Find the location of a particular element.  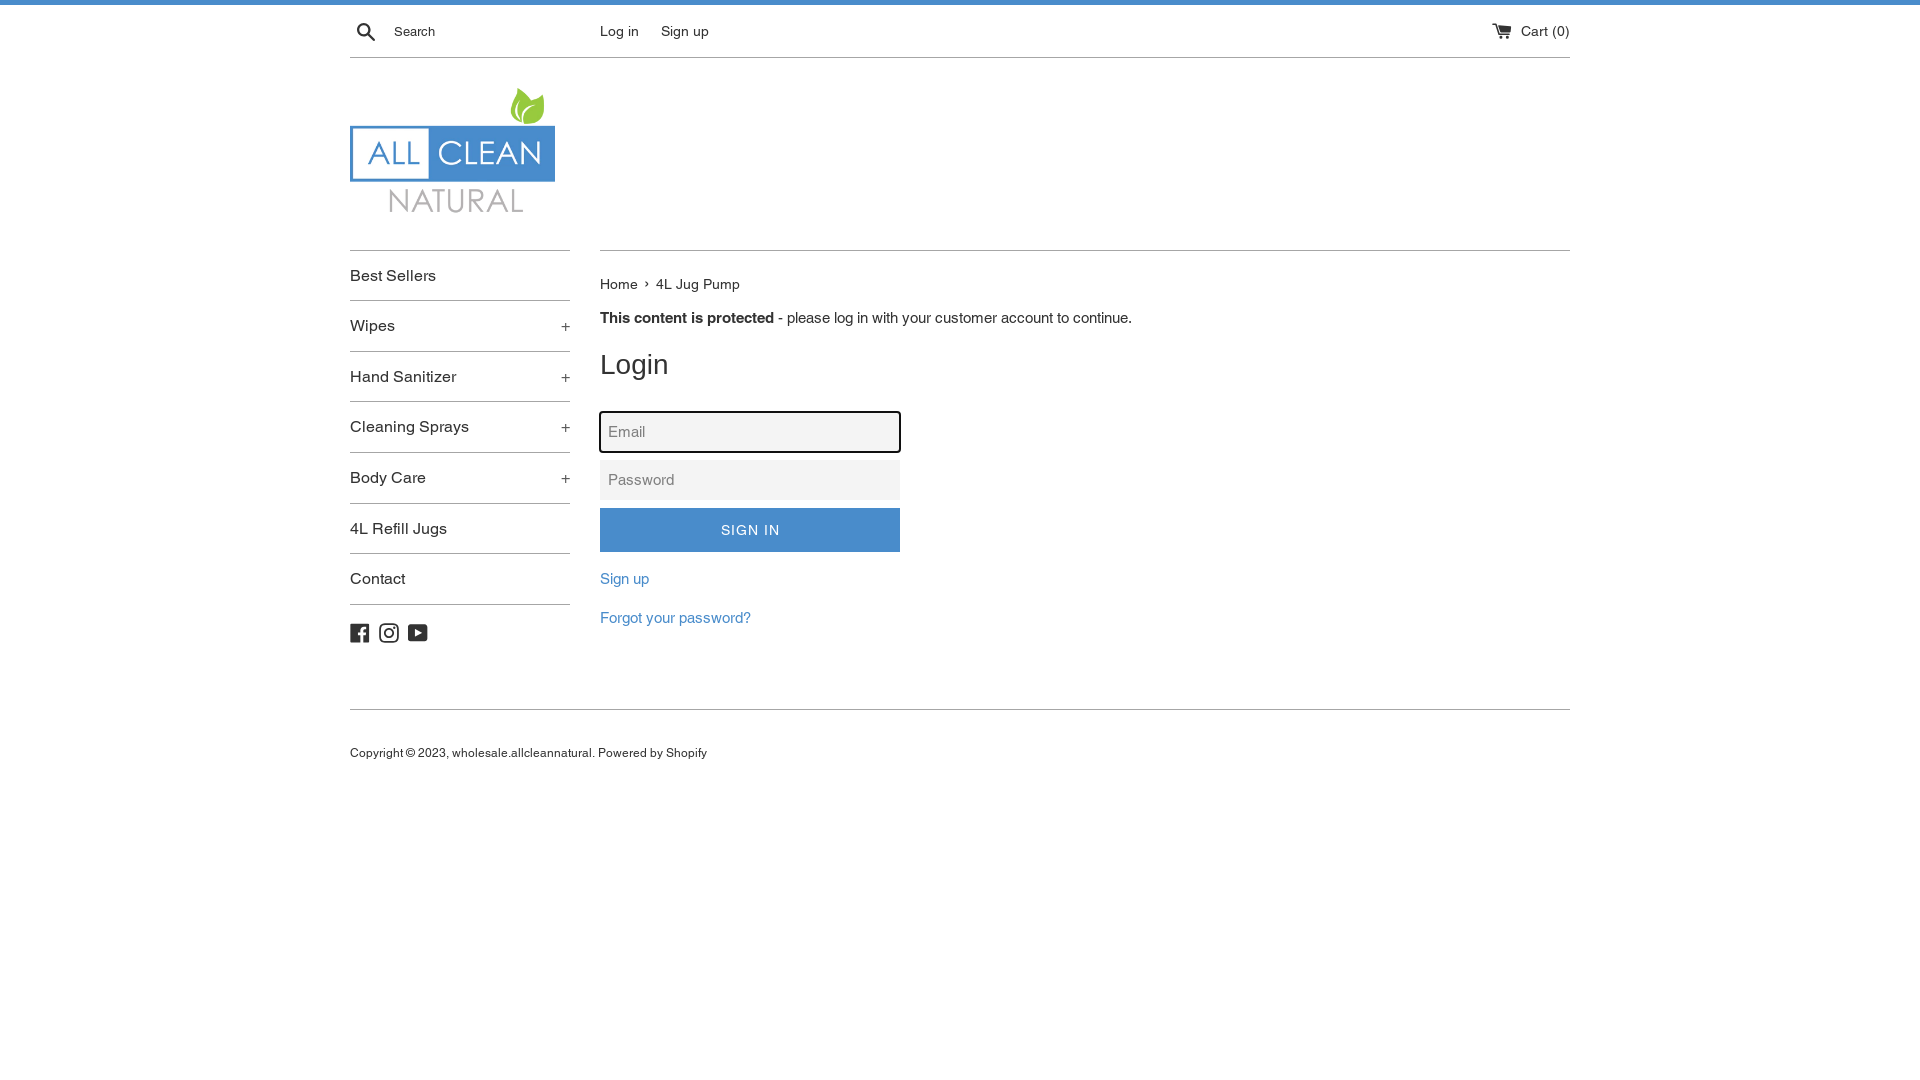

'Hand Sanitizer is located at coordinates (459, 377).